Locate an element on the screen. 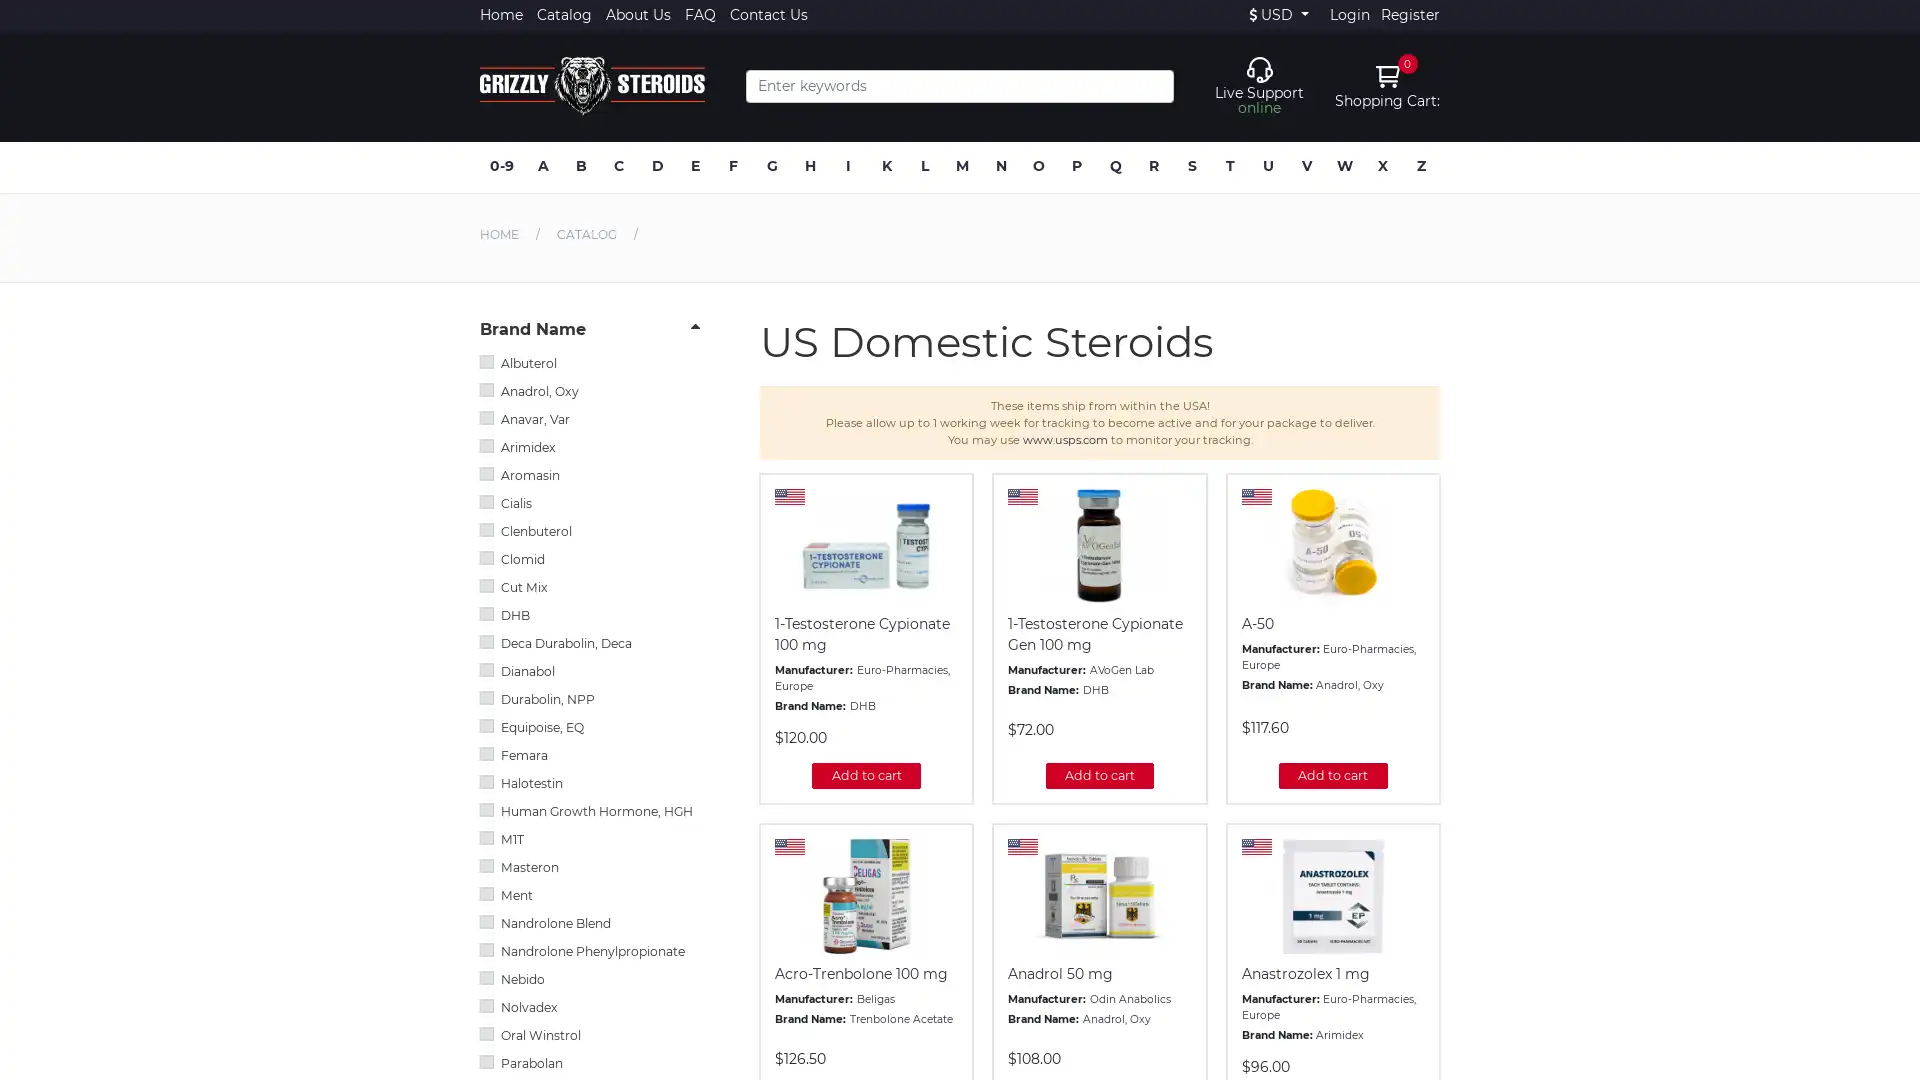  Register is located at coordinates (1409, 15).